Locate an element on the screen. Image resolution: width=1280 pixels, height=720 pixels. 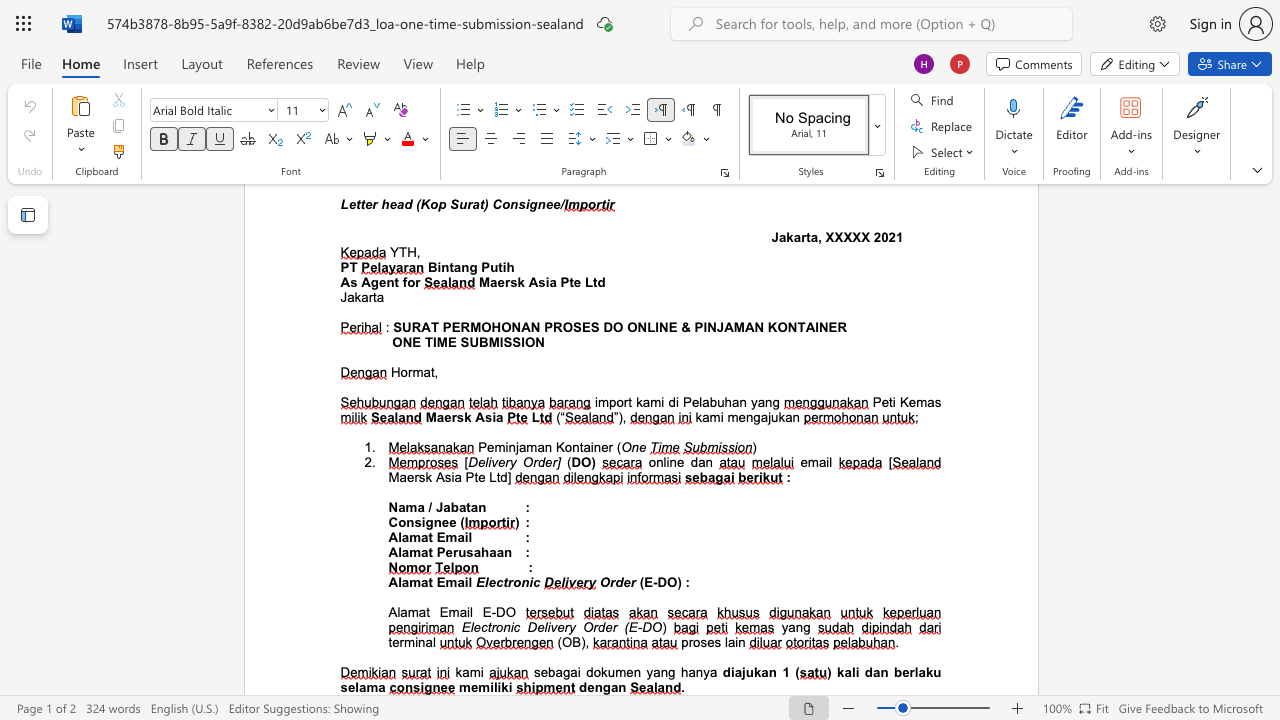
the subset text "lak" within the text "dan berlaku selama" is located at coordinates (913, 672).